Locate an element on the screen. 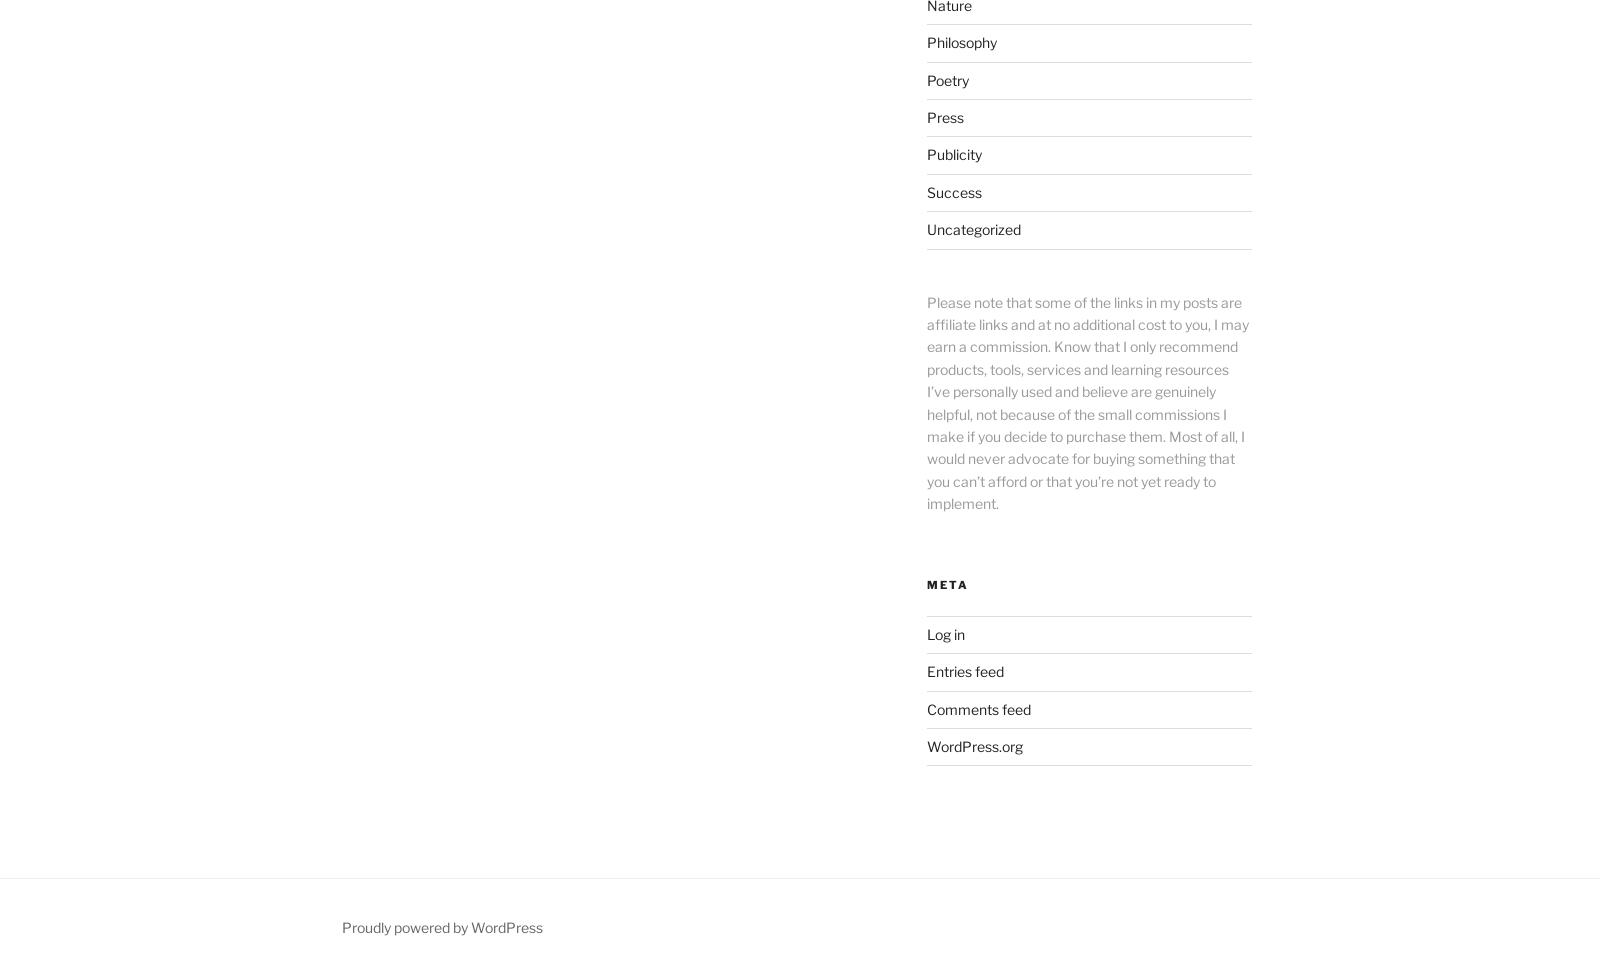  'Success' is located at coordinates (952, 191).